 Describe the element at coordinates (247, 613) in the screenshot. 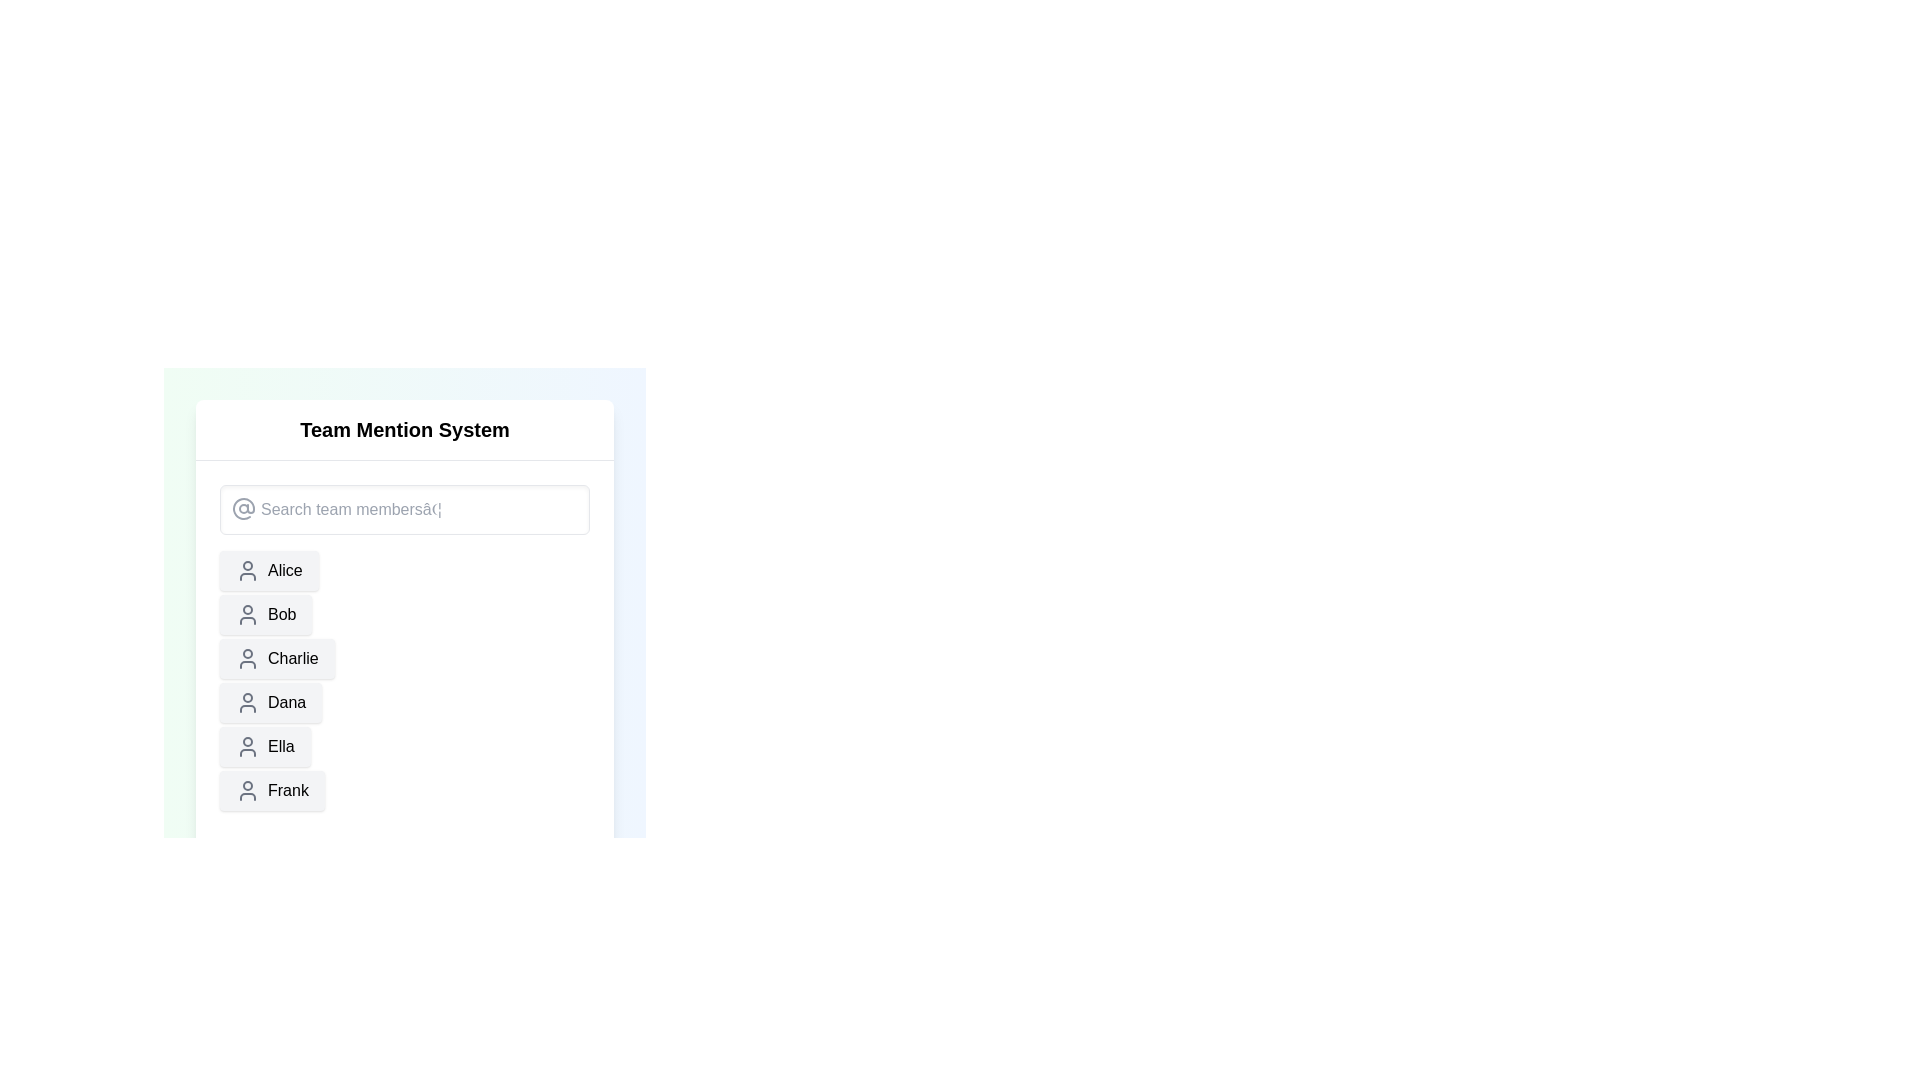

I see `the avatar icon representing the user 'Bob'` at that location.